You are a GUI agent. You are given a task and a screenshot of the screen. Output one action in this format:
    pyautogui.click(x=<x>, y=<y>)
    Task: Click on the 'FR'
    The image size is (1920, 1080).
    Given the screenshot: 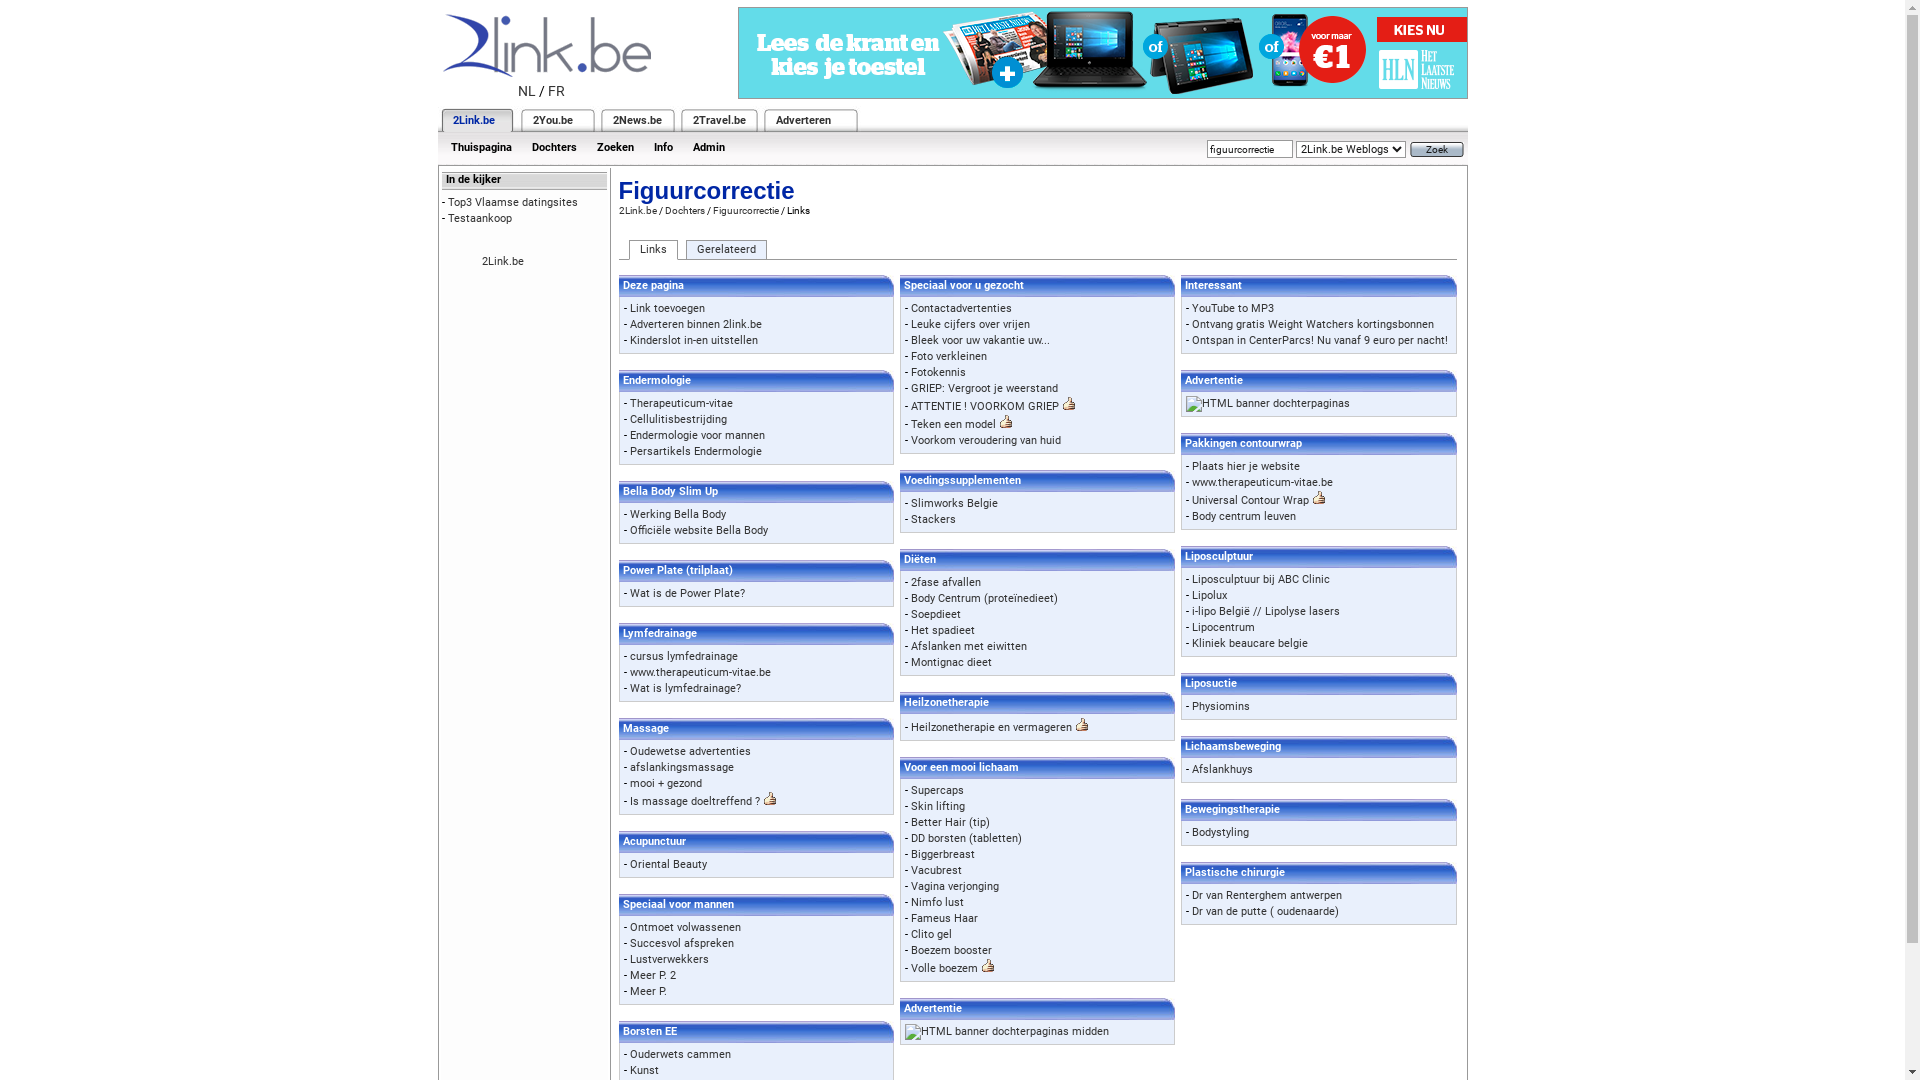 What is the action you would take?
    pyautogui.click(x=556, y=91)
    